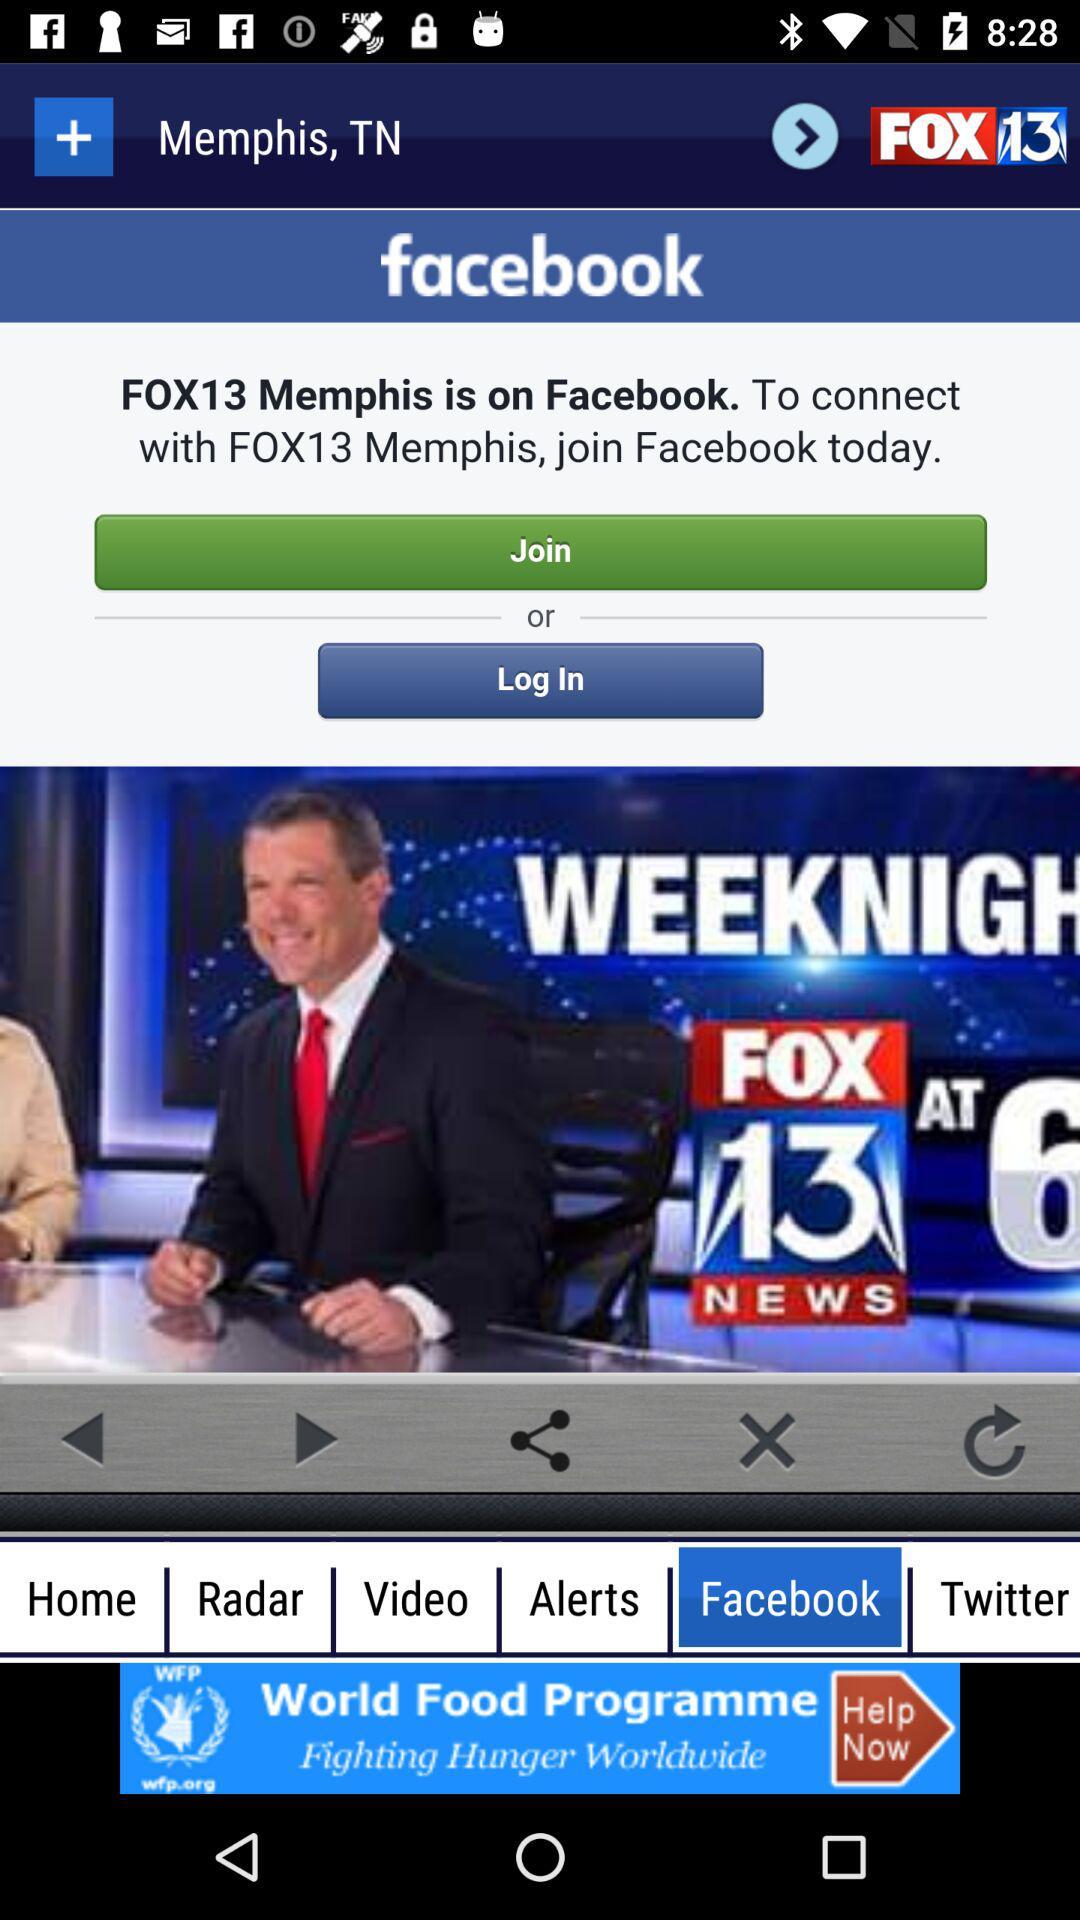 The width and height of the screenshot is (1080, 1920). Describe the element at coordinates (312, 1440) in the screenshot. I see `next` at that location.